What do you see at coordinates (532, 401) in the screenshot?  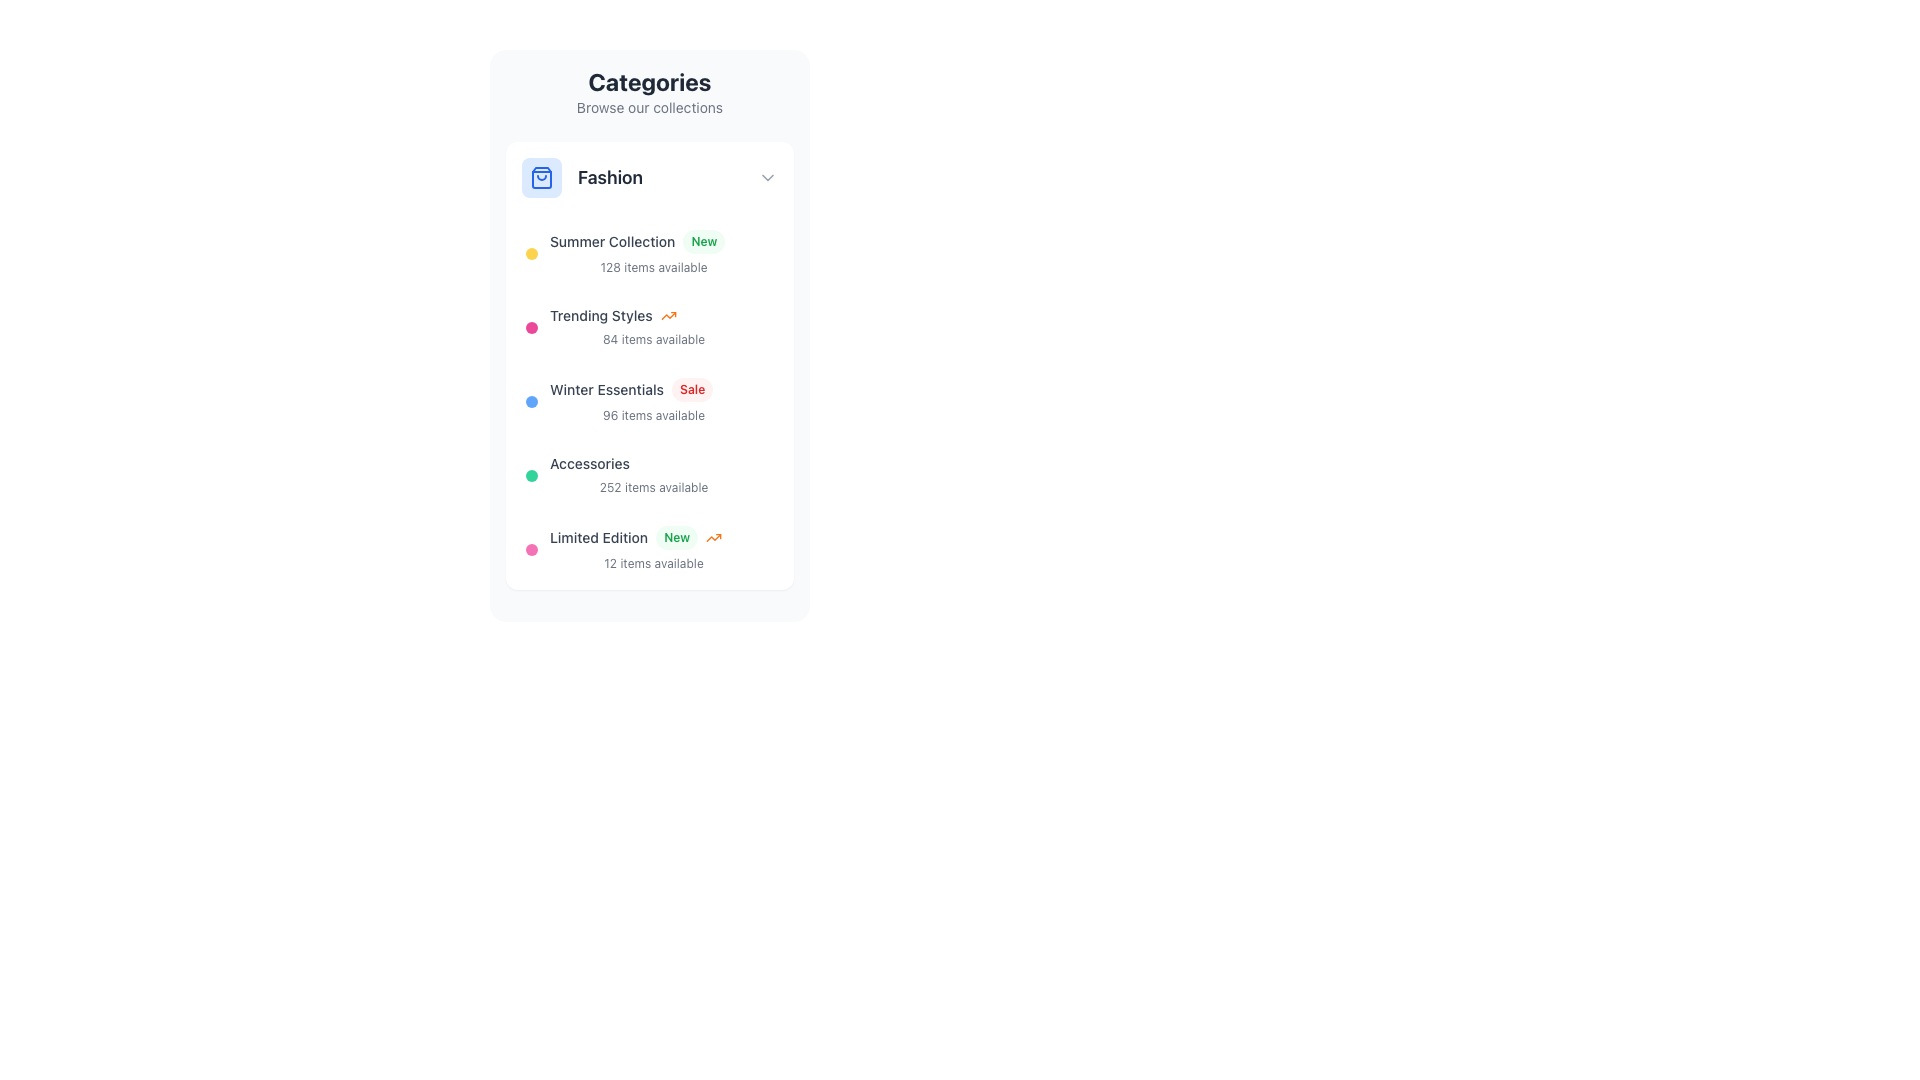 I see `the small, circular blue icon that precedes the text 'Winter Essentials Sale 96 items available' in the vertical list` at bounding box center [532, 401].